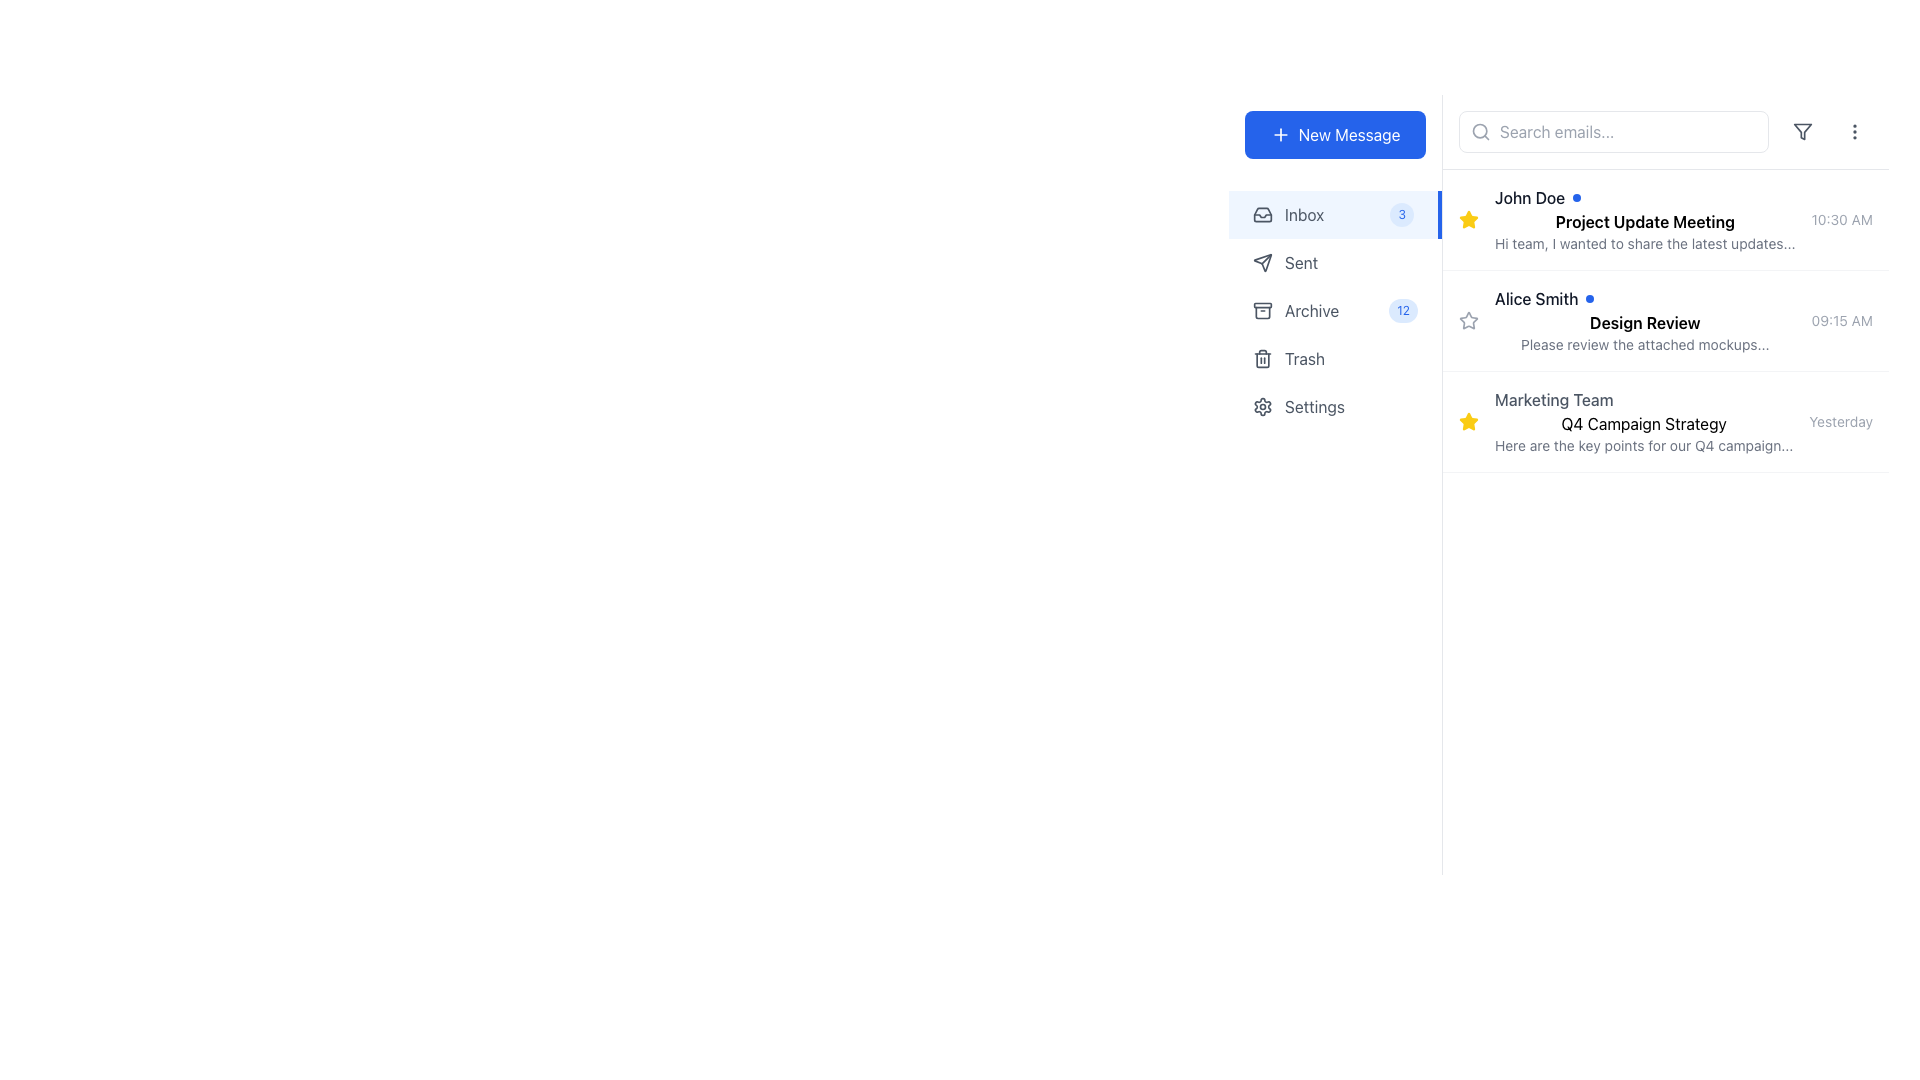  What do you see at coordinates (1401, 215) in the screenshot?
I see `the notification count badge indicating new messages in the 'Inbox' folder, positioned at the far-right of the row` at bounding box center [1401, 215].